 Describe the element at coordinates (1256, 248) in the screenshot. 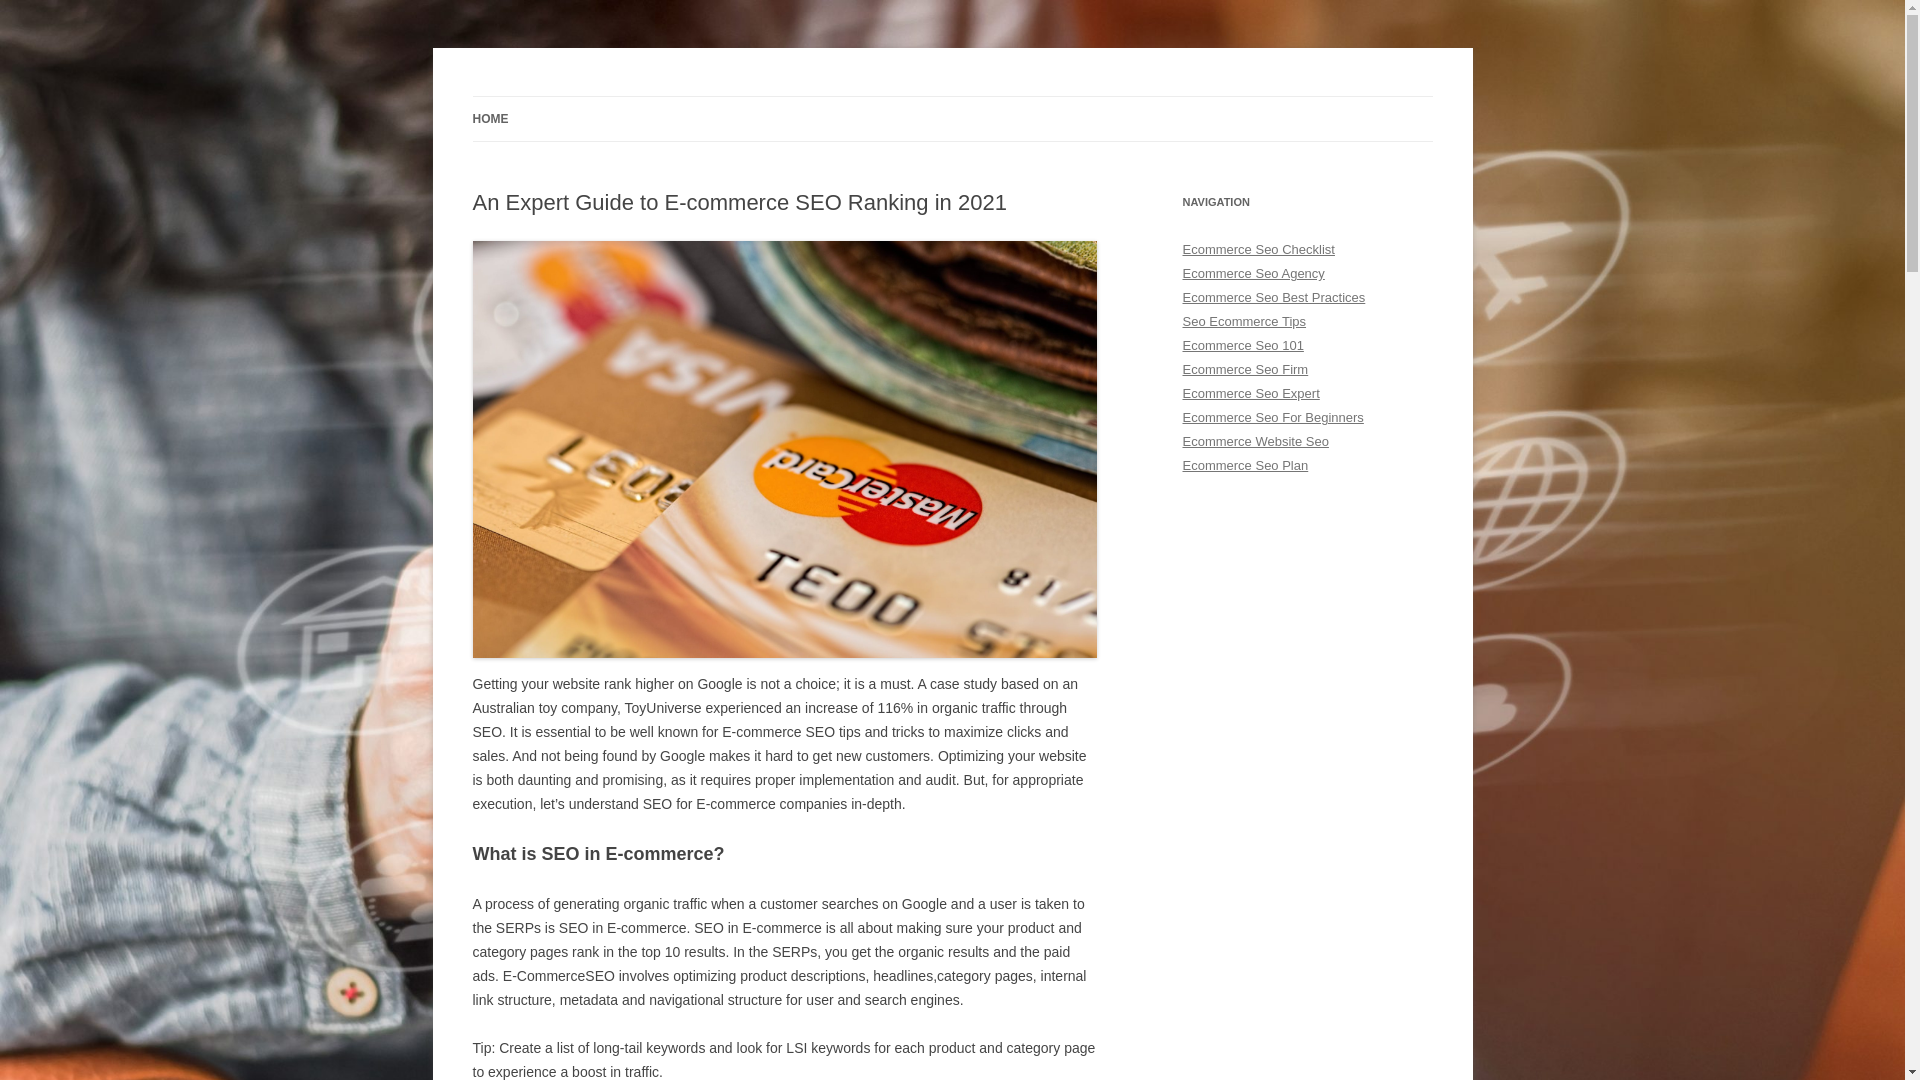

I see `'Ecommerce Seo Checklist'` at that location.